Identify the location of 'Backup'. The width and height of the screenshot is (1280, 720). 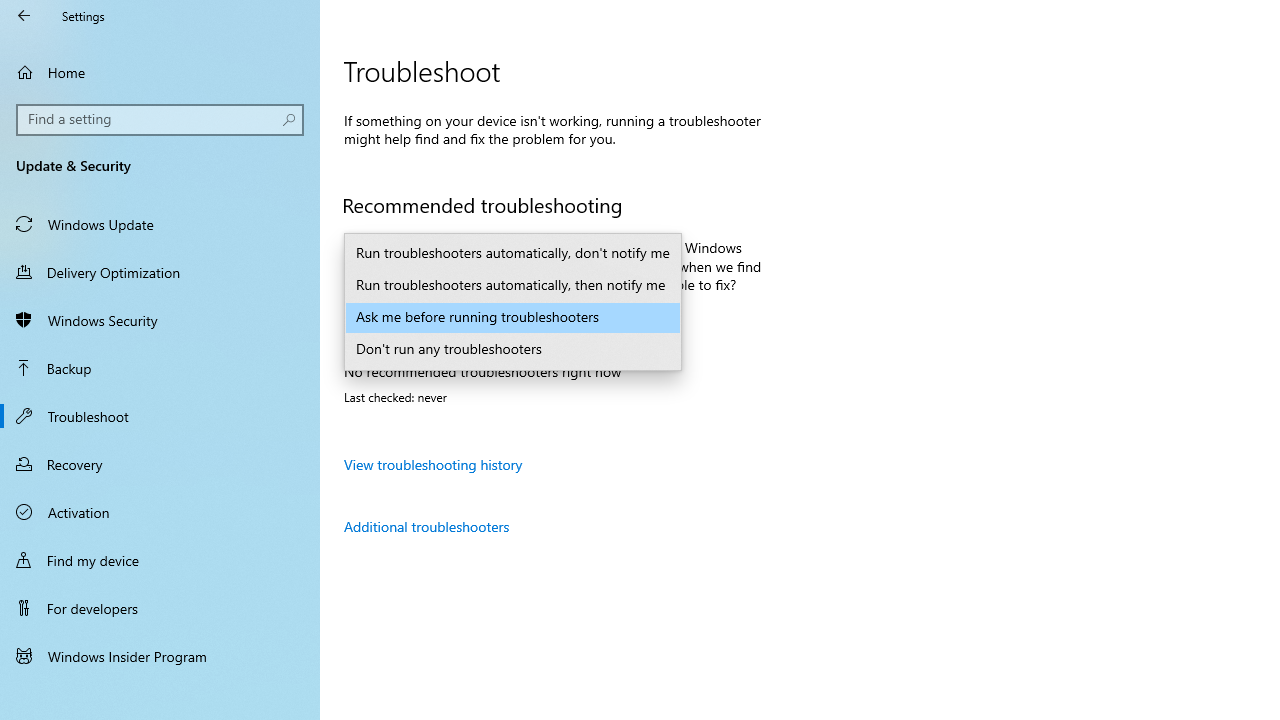
(160, 367).